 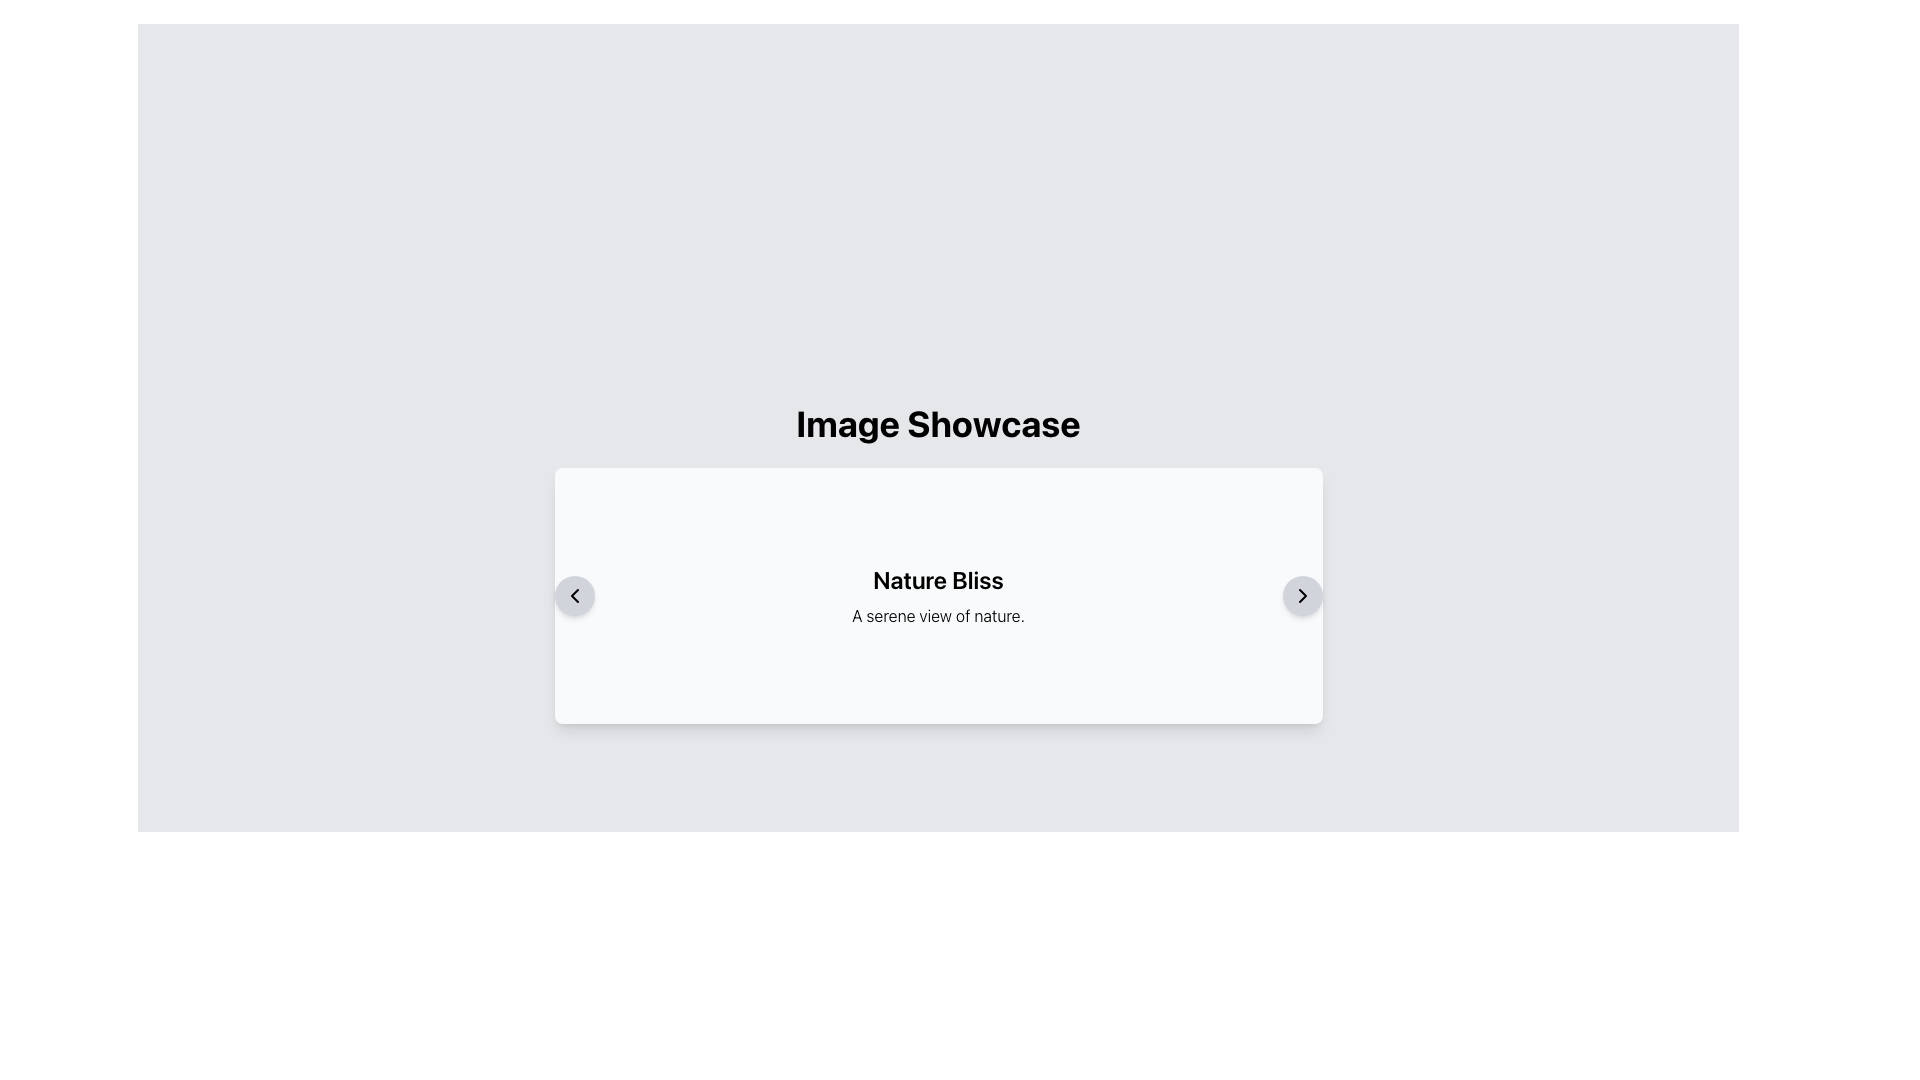 I want to click on the right-facing chevron icon inside the circular button, so click(x=1302, y=595).